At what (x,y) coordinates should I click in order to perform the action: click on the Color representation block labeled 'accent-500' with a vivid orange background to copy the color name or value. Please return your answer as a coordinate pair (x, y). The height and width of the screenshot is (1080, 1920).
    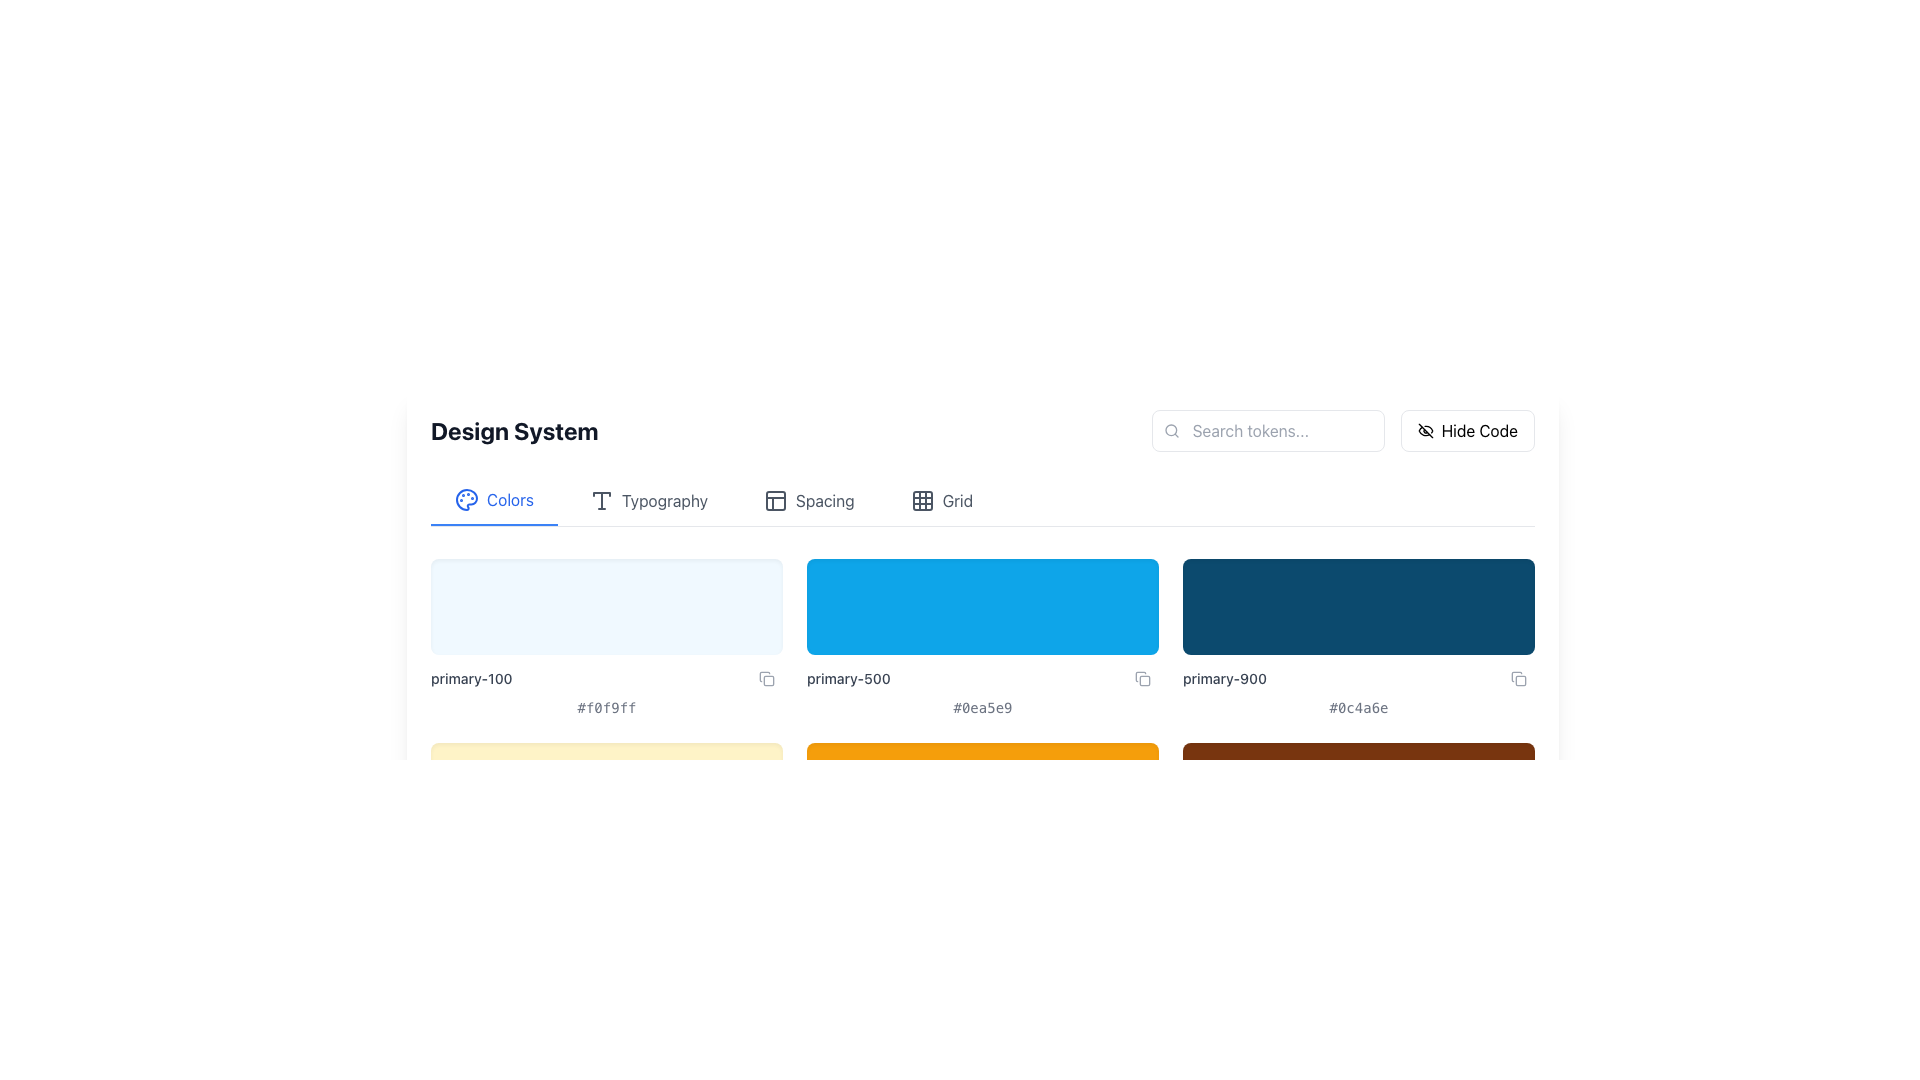
    Looking at the image, I should click on (983, 822).